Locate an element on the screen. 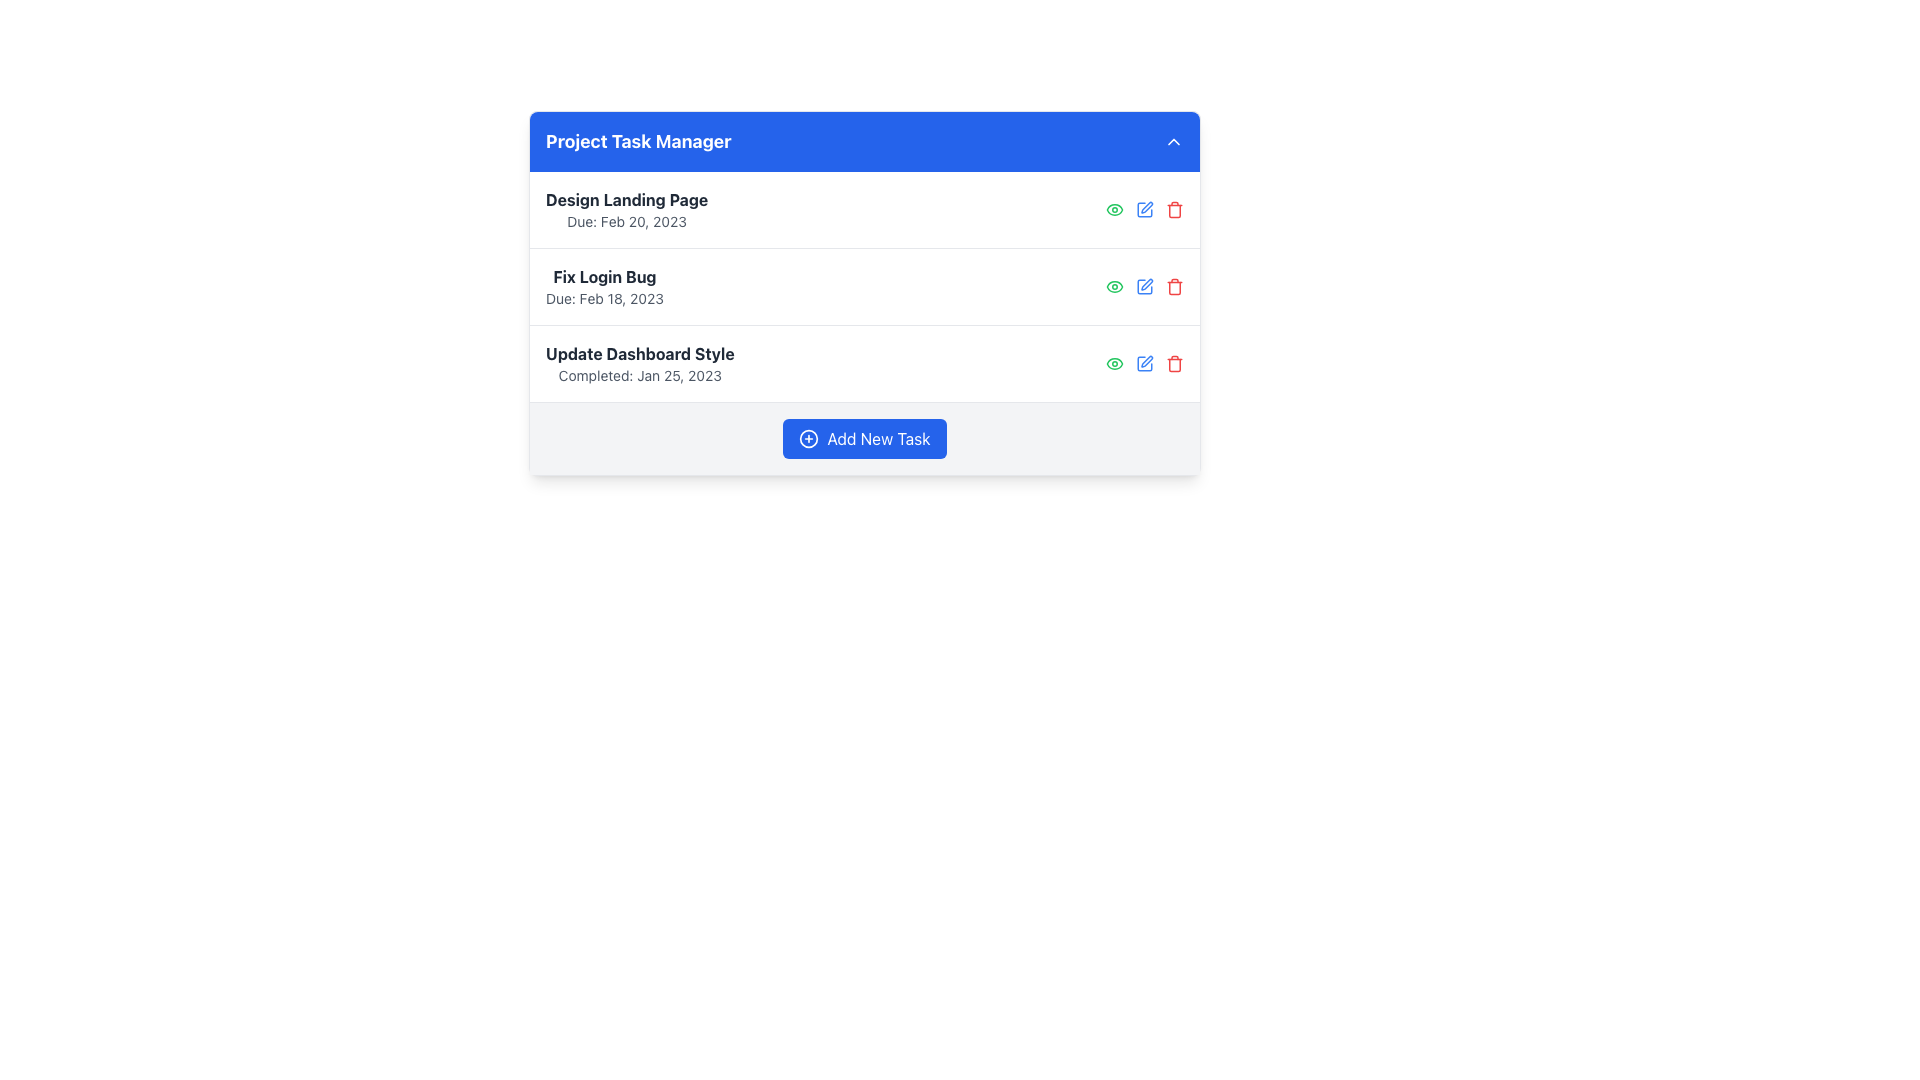 This screenshot has height=1080, width=1920. the upward-pointing caret icon button located in the top-right corner of the blue header labeled 'Project Task Manager' is located at coordinates (1174, 141).